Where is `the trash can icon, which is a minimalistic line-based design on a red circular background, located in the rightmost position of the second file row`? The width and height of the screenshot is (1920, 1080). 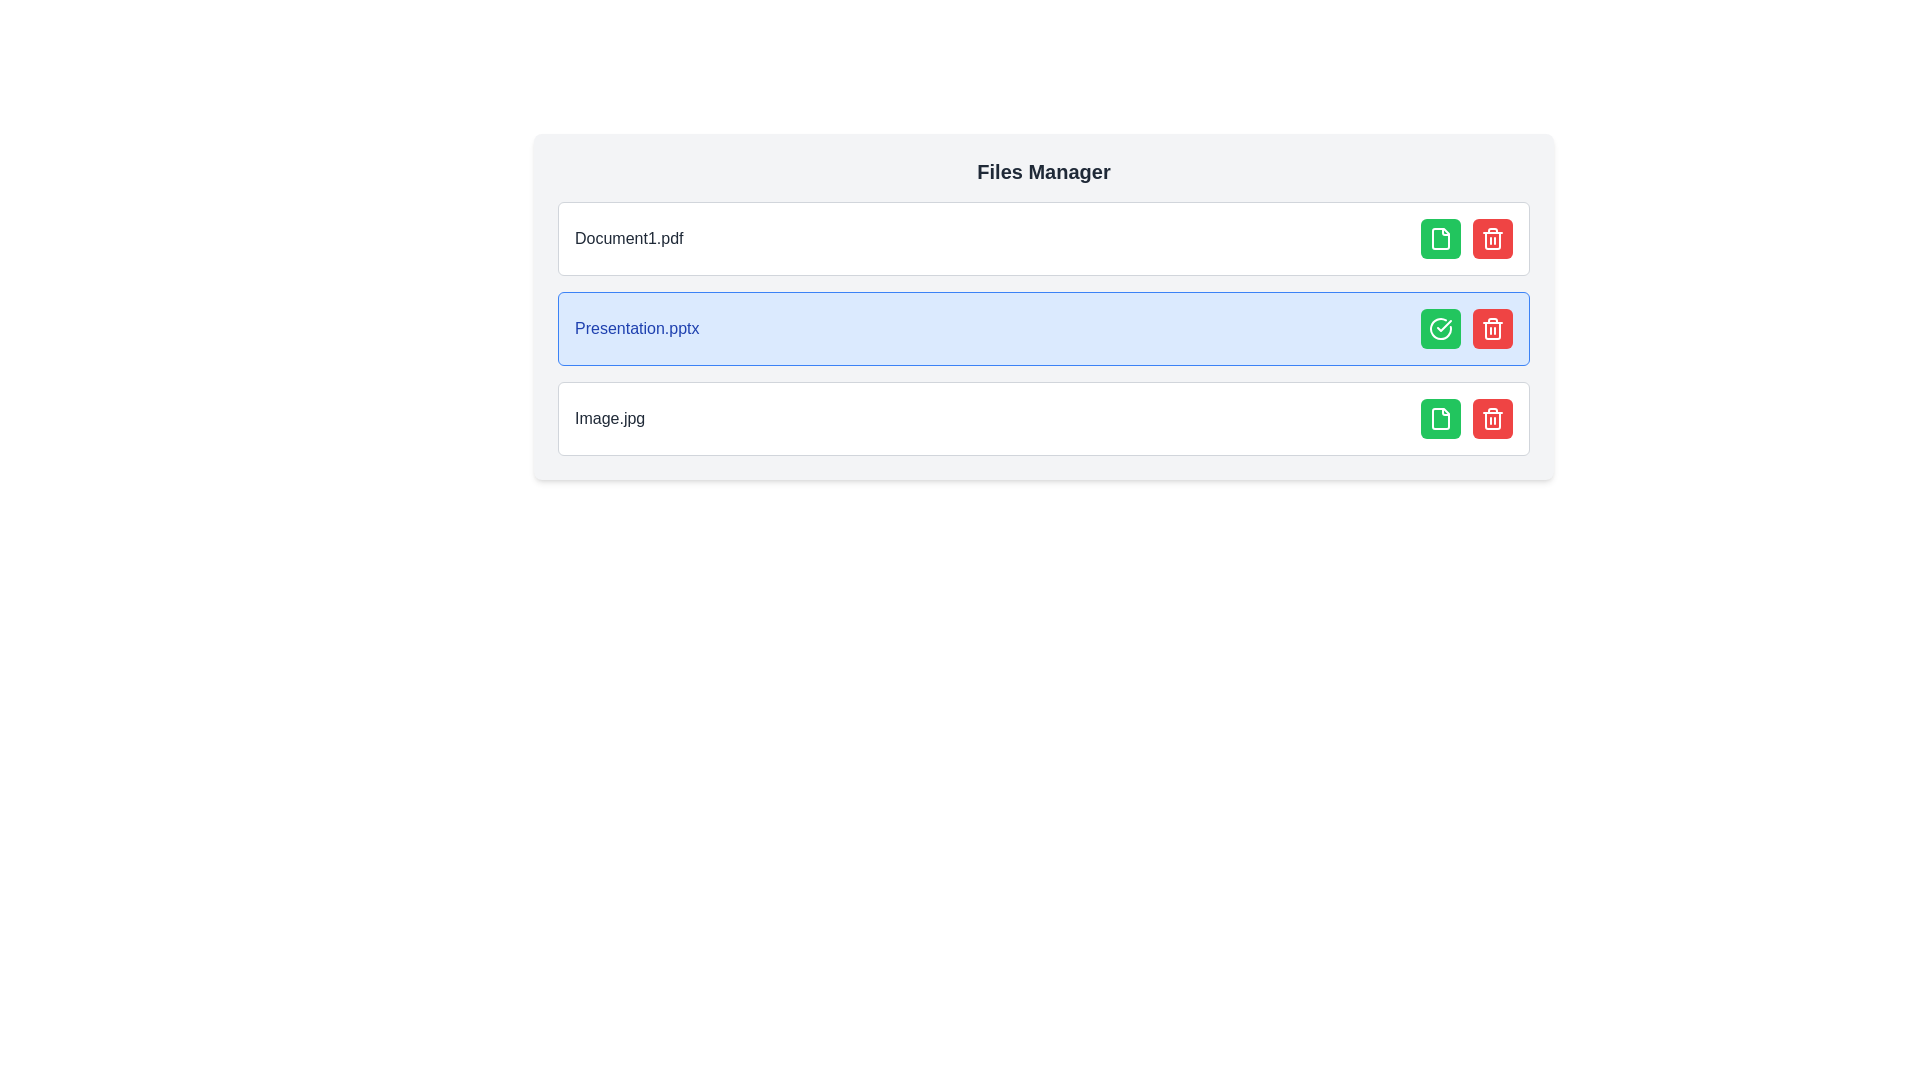 the trash can icon, which is a minimalistic line-based design on a red circular background, located in the rightmost position of the second file row is located at coordinates (1492, 327).